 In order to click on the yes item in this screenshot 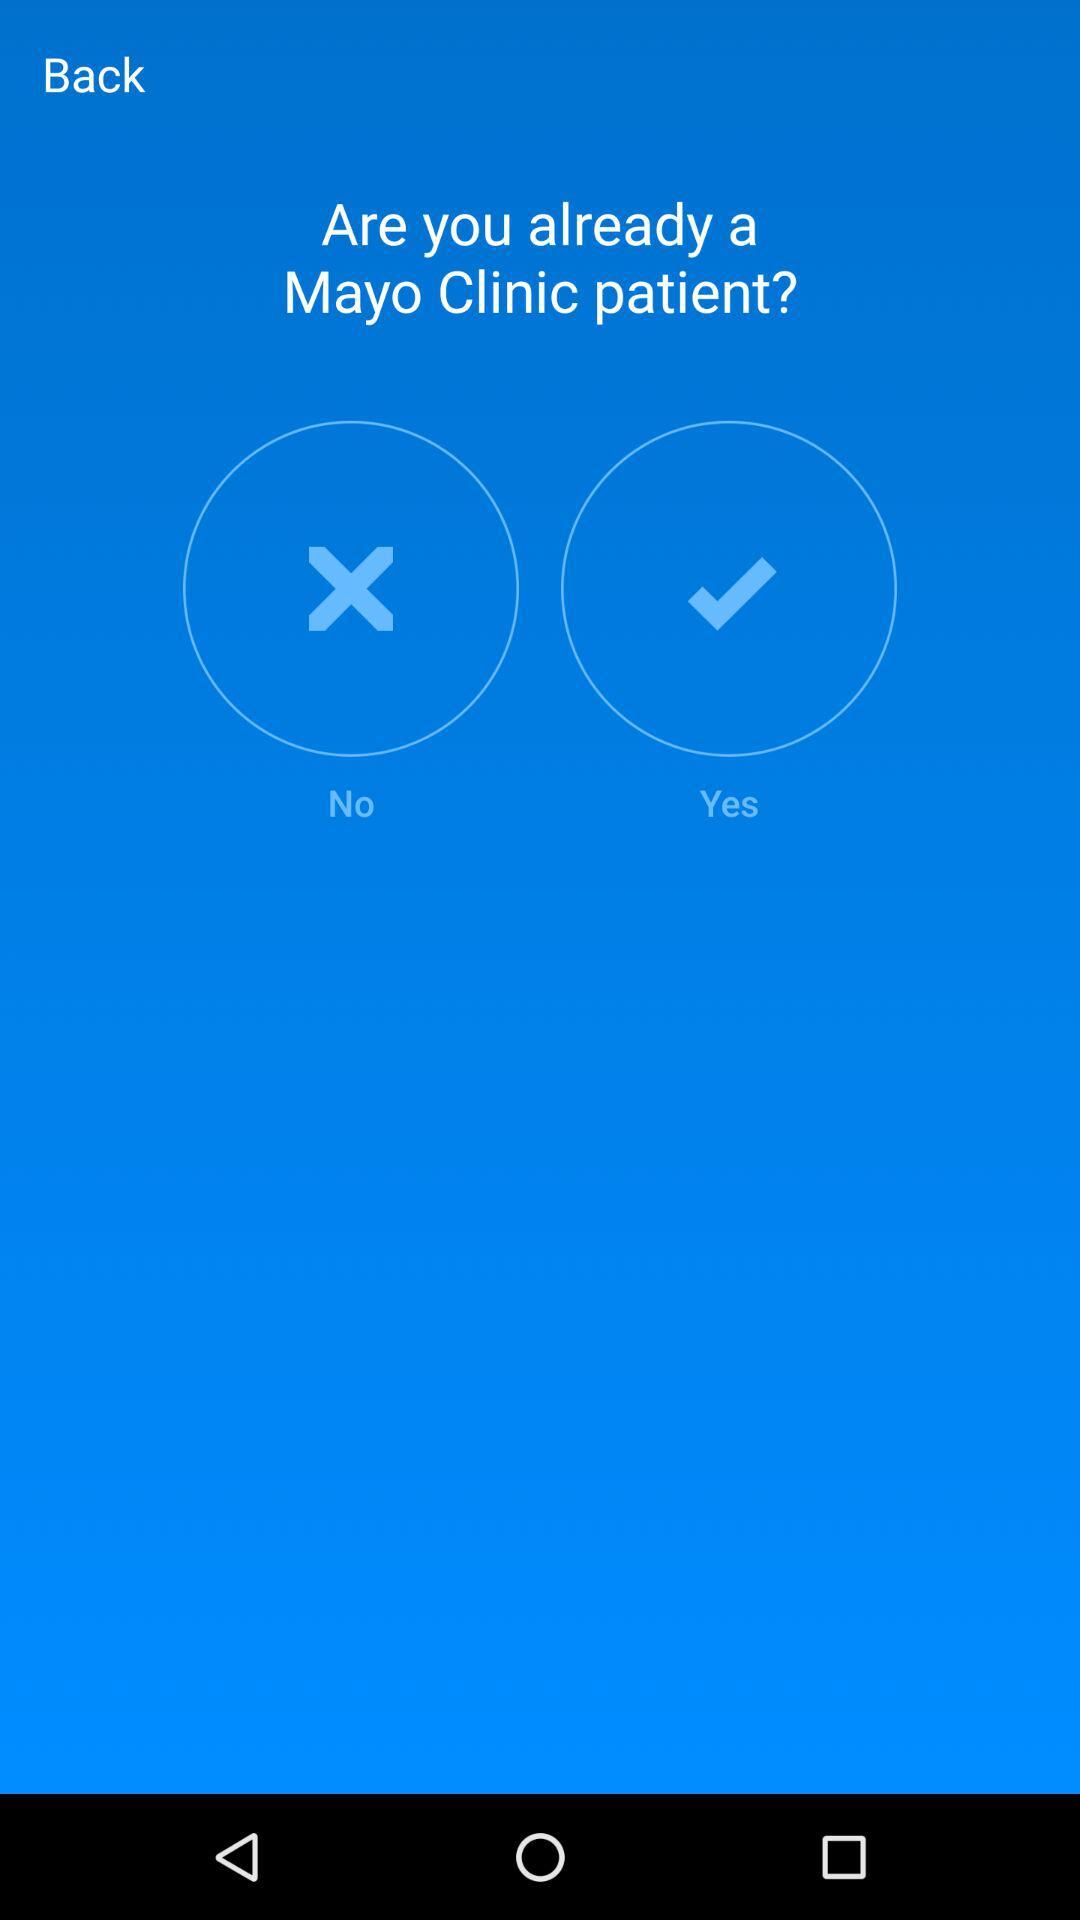, I will do `click(729, 623)`.